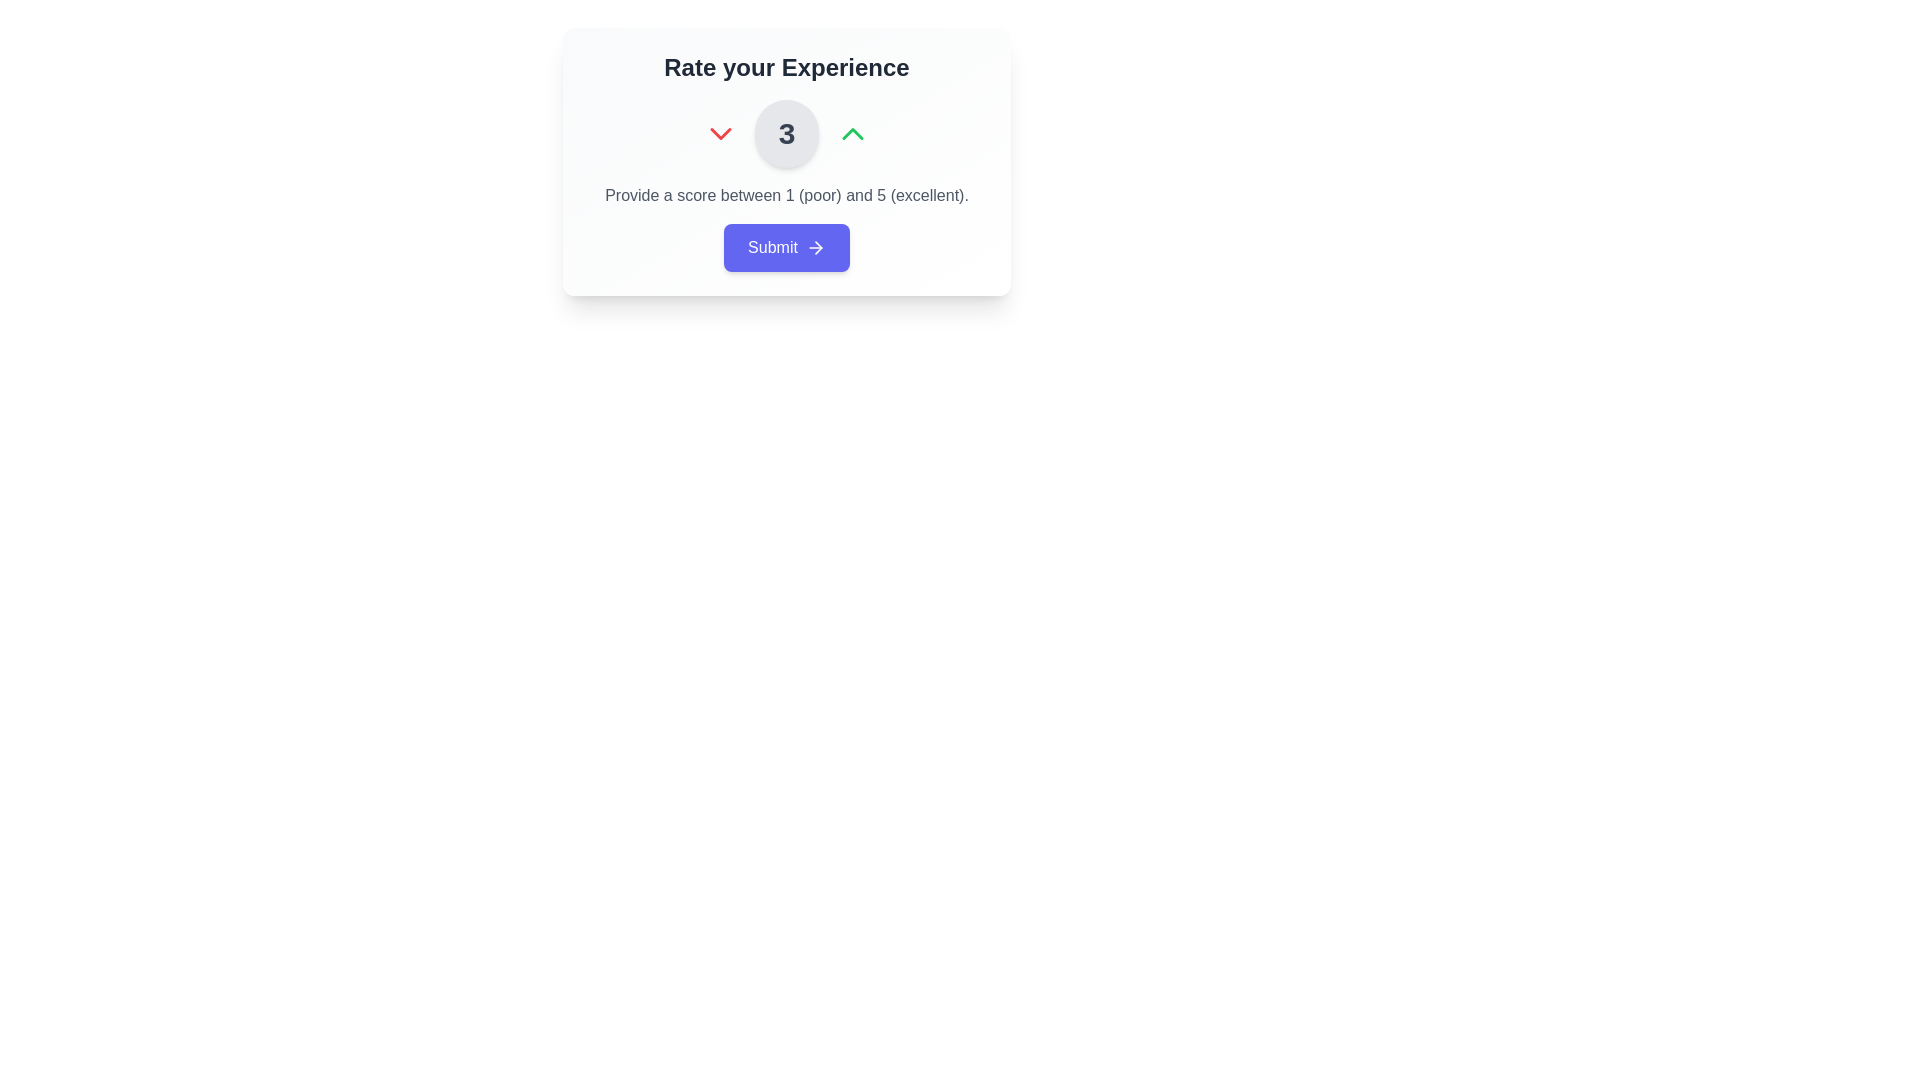 The image size is (1920, 1080). What do you see at coordinates (786, 134) in the screenshot?
I see `the circular Display Label containing the bold numeral '3' in dark gray, which is part of the rating panel above the description text and submission button` at bounding box center [786, 134].